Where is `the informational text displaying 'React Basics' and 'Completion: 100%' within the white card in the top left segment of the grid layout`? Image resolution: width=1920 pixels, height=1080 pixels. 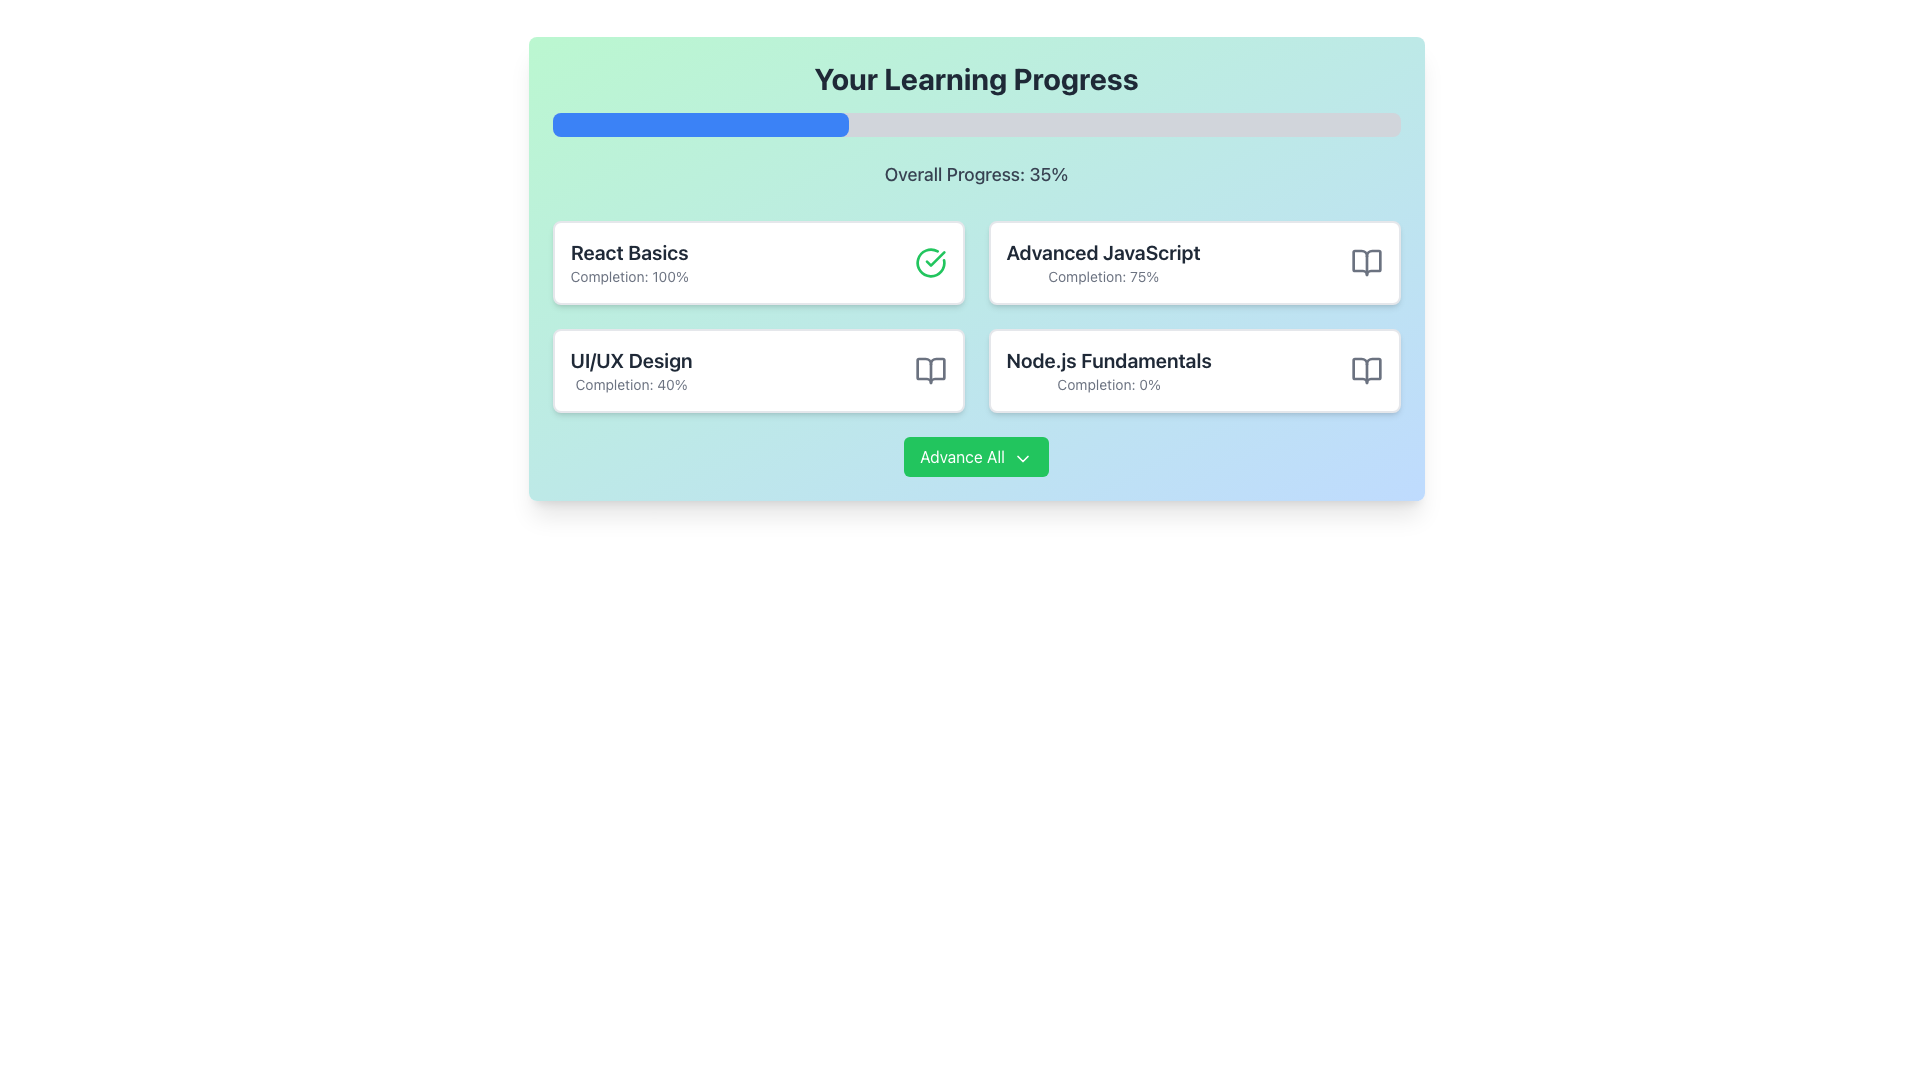 the informational text displaying 'React Basics' and 'Completion: 100%' within the white card in the top left segment of the grid layout is located at coordinates (628, 261).